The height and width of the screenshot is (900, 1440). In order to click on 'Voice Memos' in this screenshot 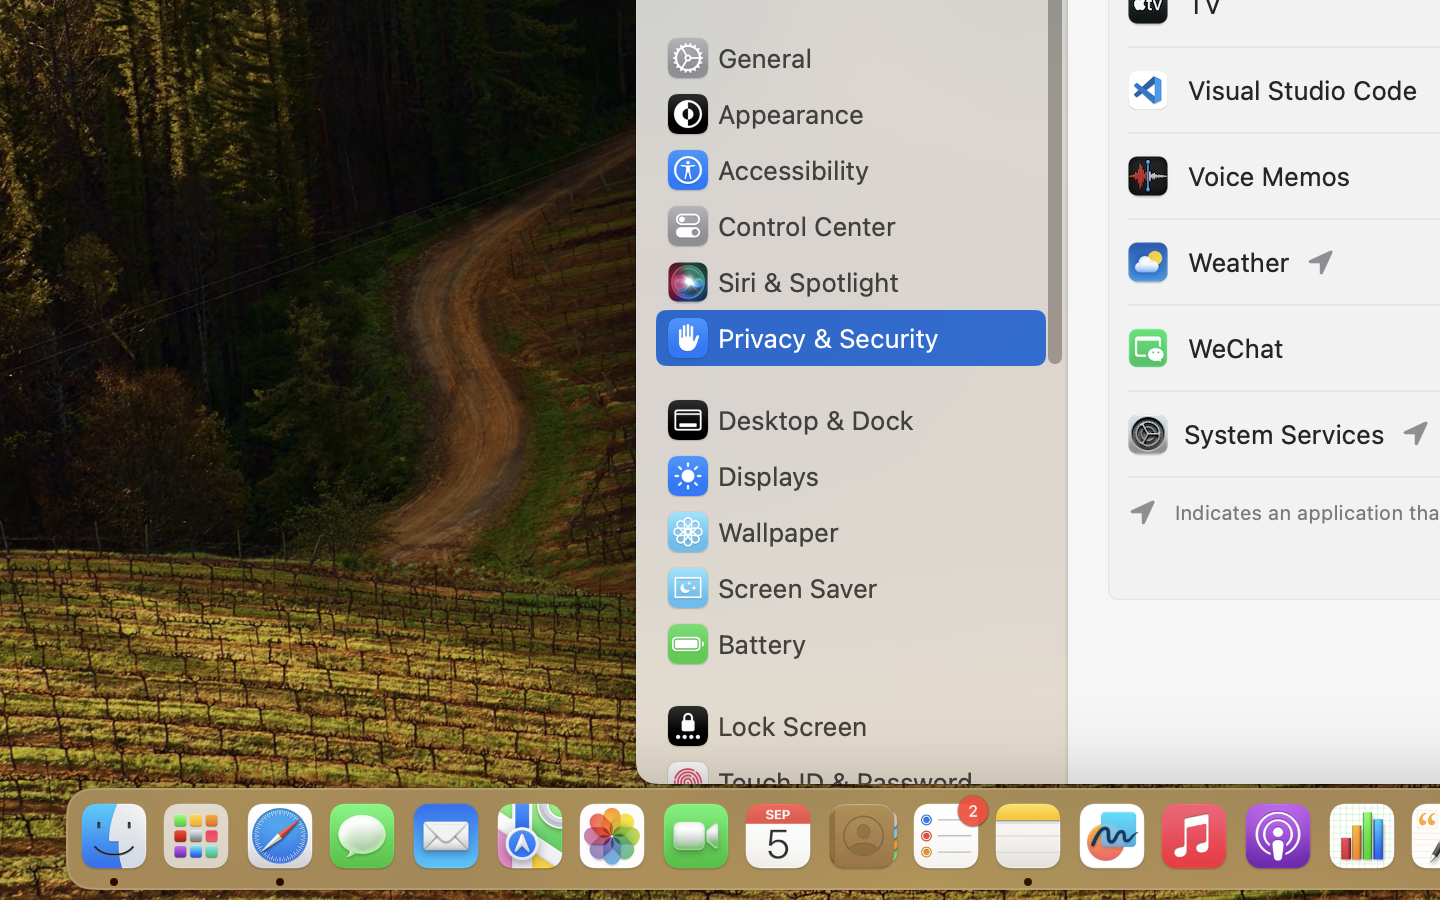, I will do `click(1235, 176)`.